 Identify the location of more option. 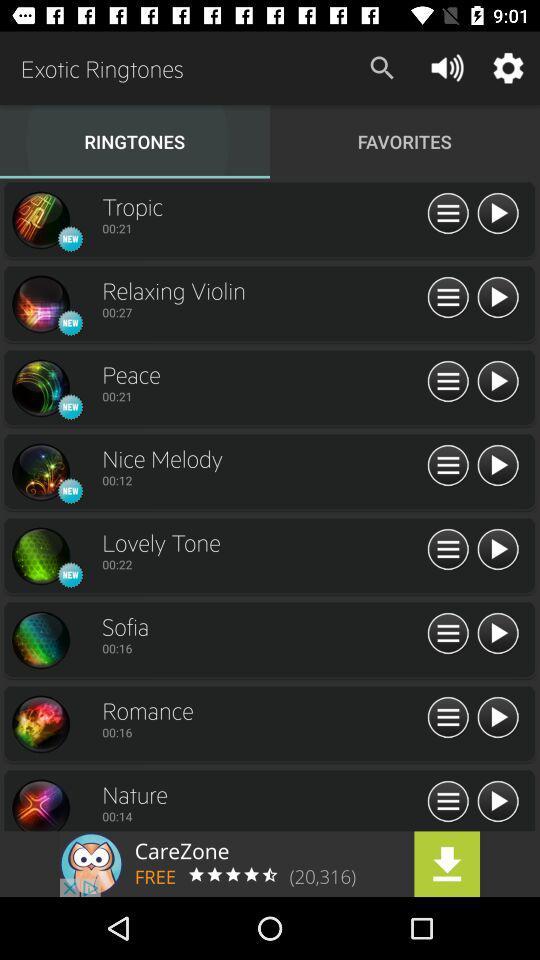
(448, 297).